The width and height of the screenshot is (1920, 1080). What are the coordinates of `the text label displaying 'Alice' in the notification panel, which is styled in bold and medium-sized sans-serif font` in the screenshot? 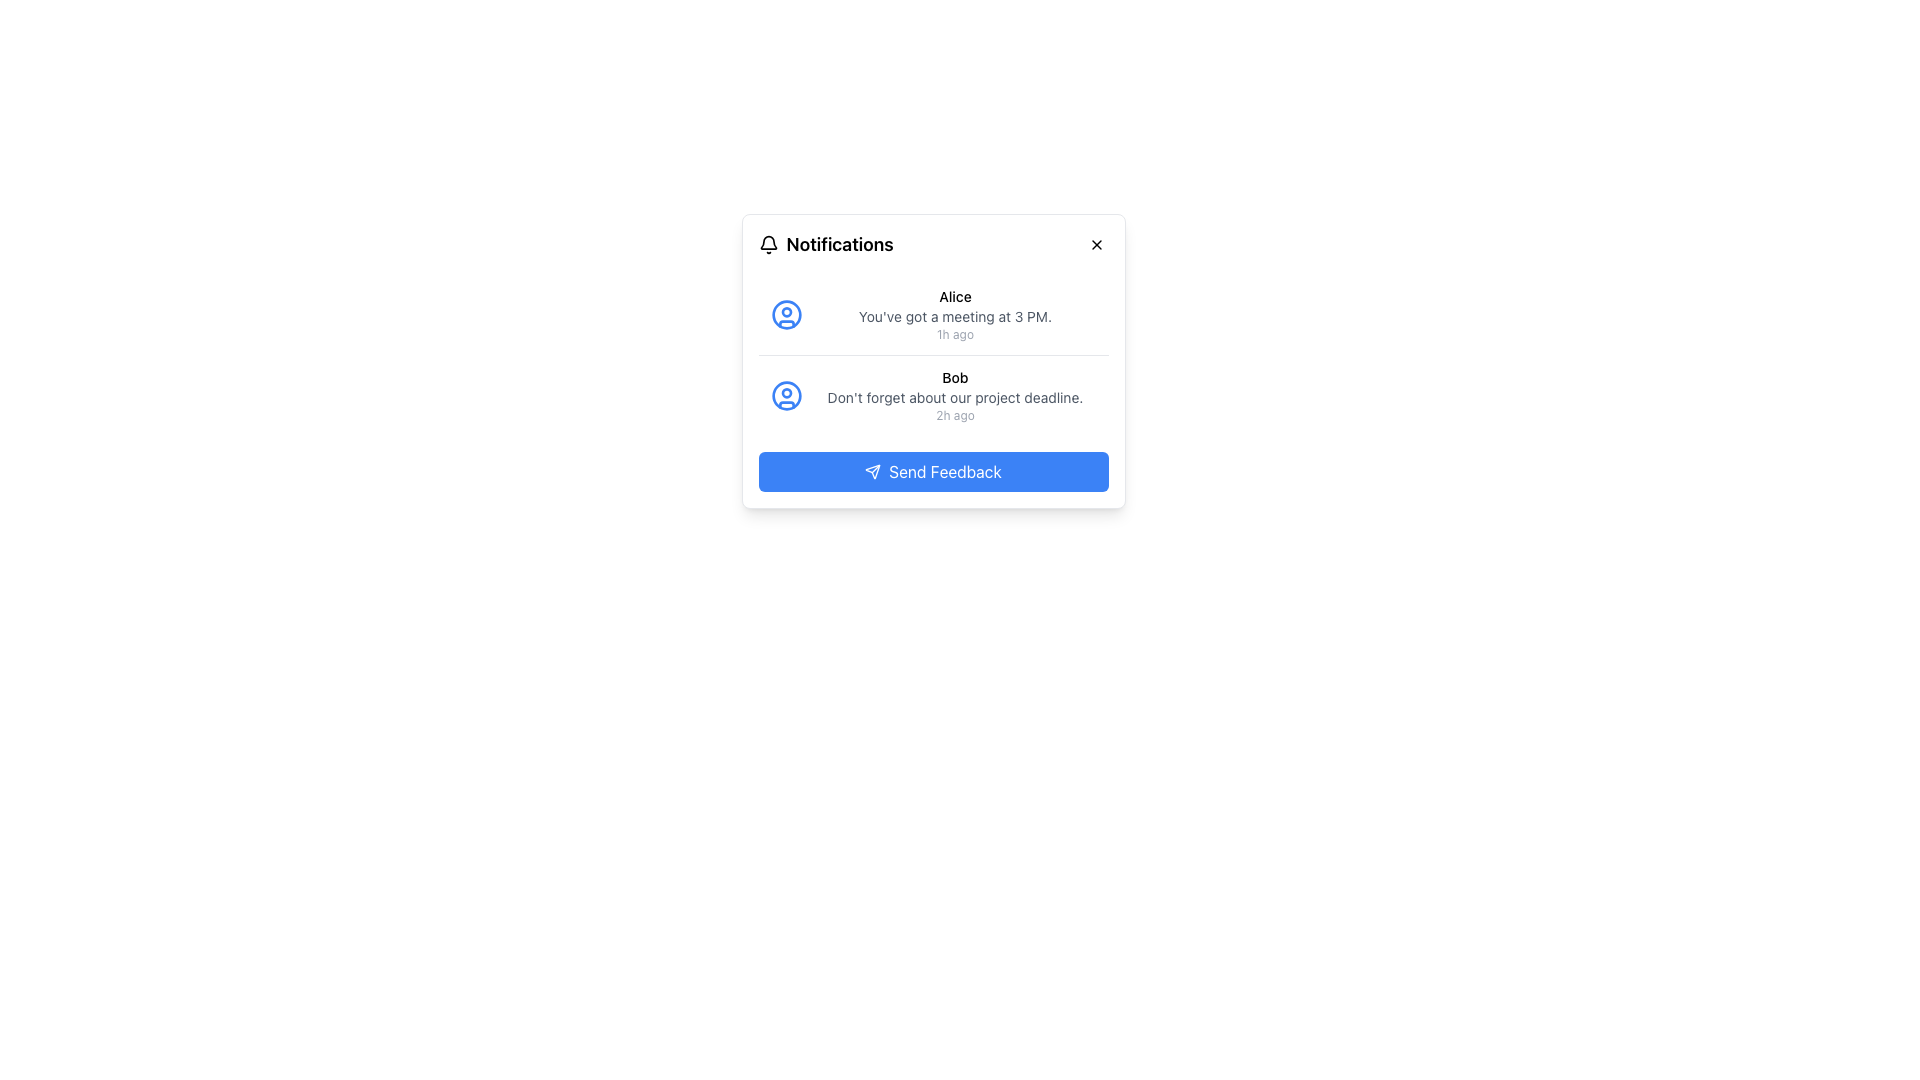 It's located at (954, 297).